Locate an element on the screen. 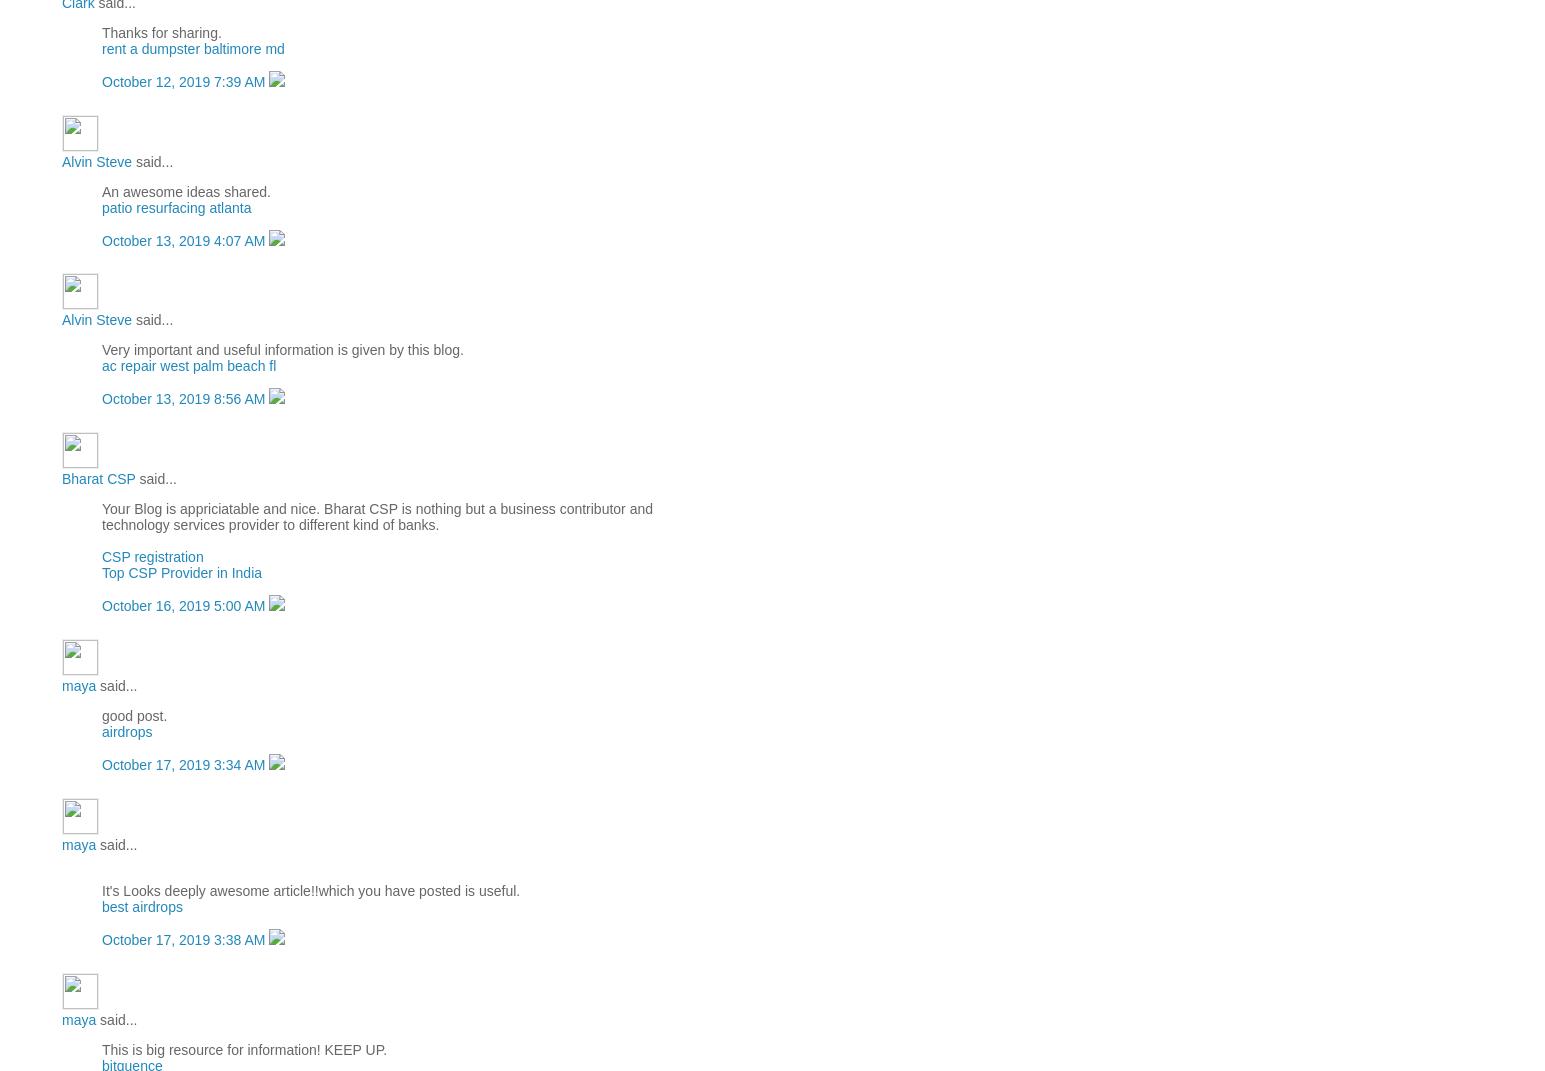  'October 12, 2019 7:39 AM' is located at coordinates (100, 80).